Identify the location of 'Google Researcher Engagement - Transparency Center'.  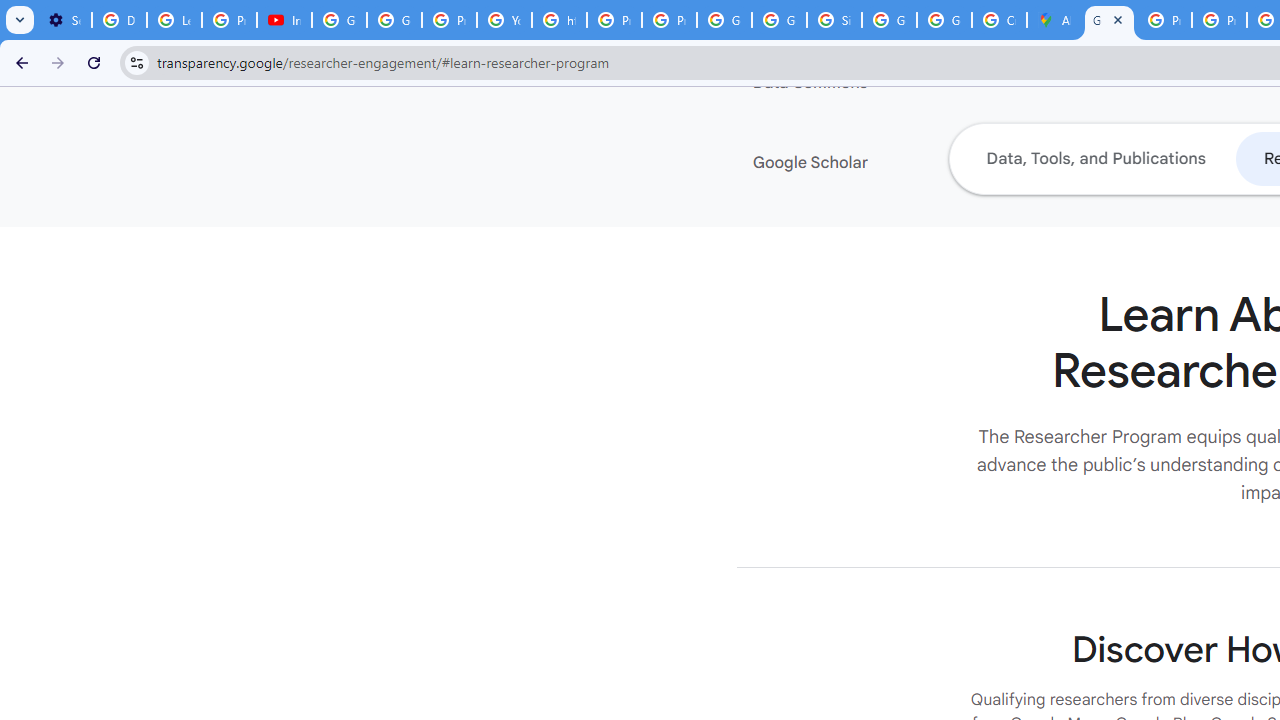
(1108, 20).